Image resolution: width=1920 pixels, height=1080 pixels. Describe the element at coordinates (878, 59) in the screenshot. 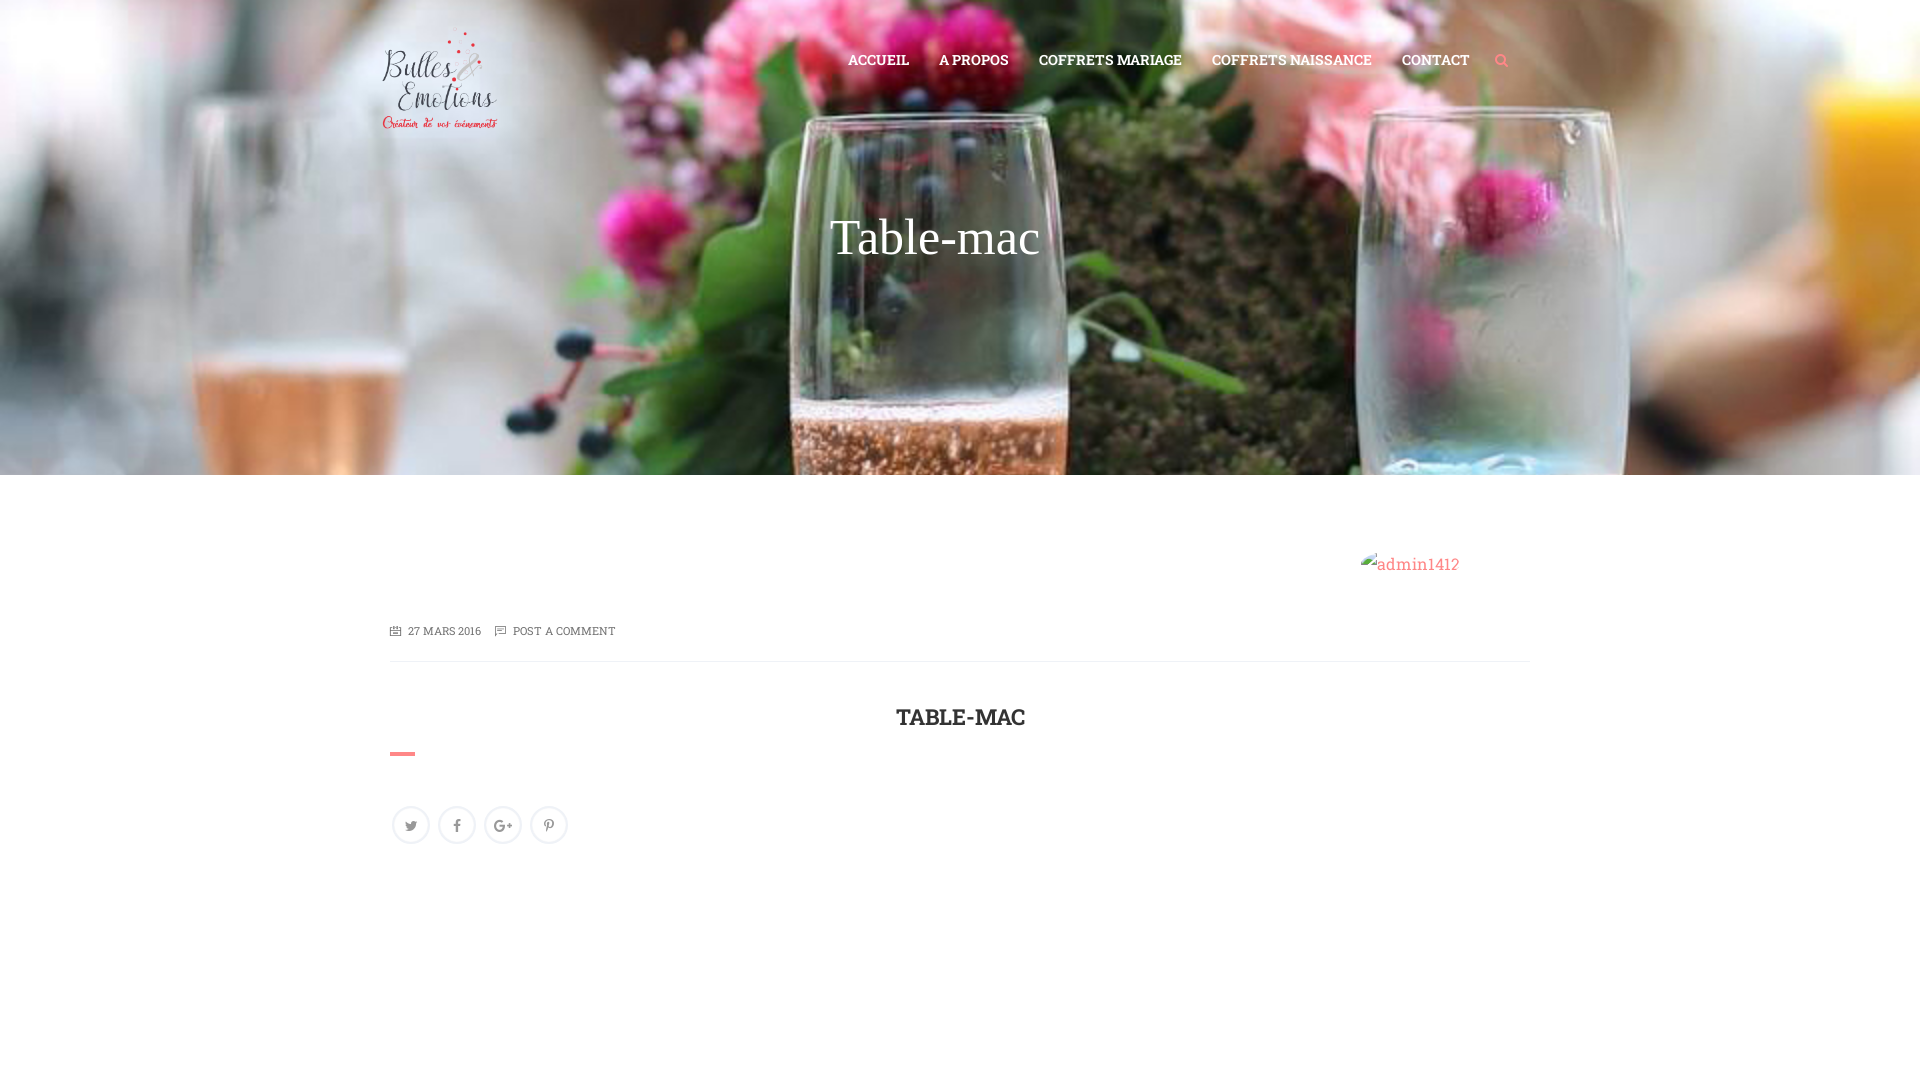

I see `'ACCUEIL'` at that location.